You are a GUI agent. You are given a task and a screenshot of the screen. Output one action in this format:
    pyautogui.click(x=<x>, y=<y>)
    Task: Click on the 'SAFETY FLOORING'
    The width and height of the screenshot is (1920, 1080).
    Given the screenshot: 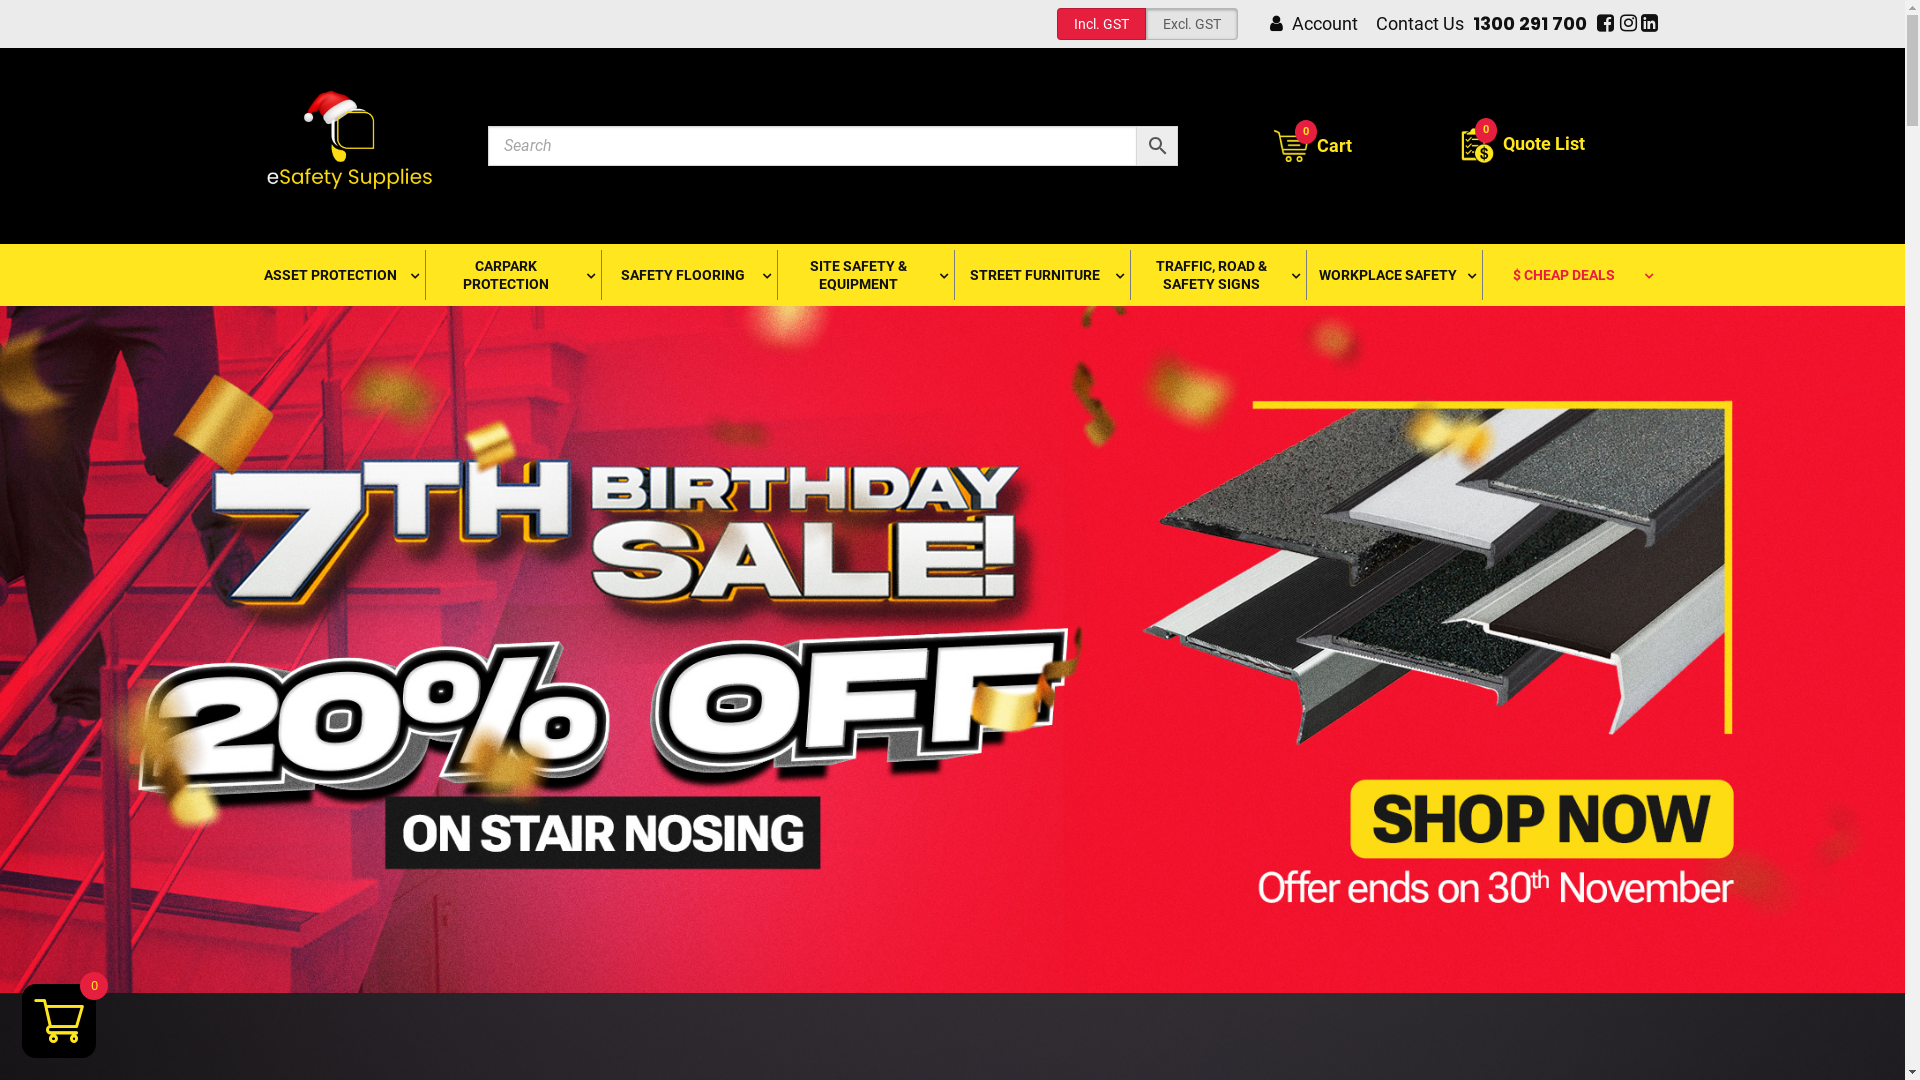 What is the action you would take?
    pyautogui.click(x=599, y=274)
    